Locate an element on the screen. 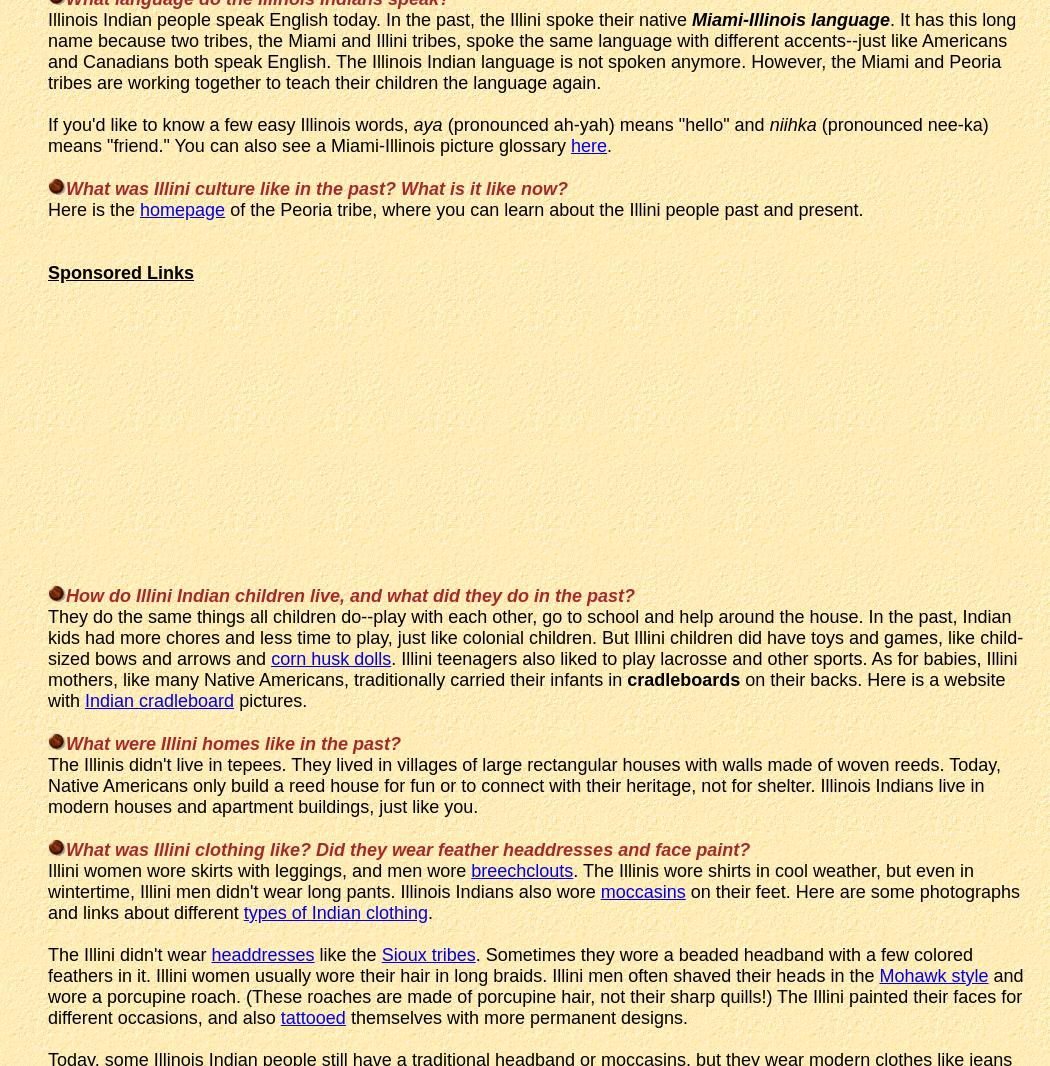 This screenshot has width=1050, height=1066. 'The Illini didn't wear' is located at coordinates (128, 953).